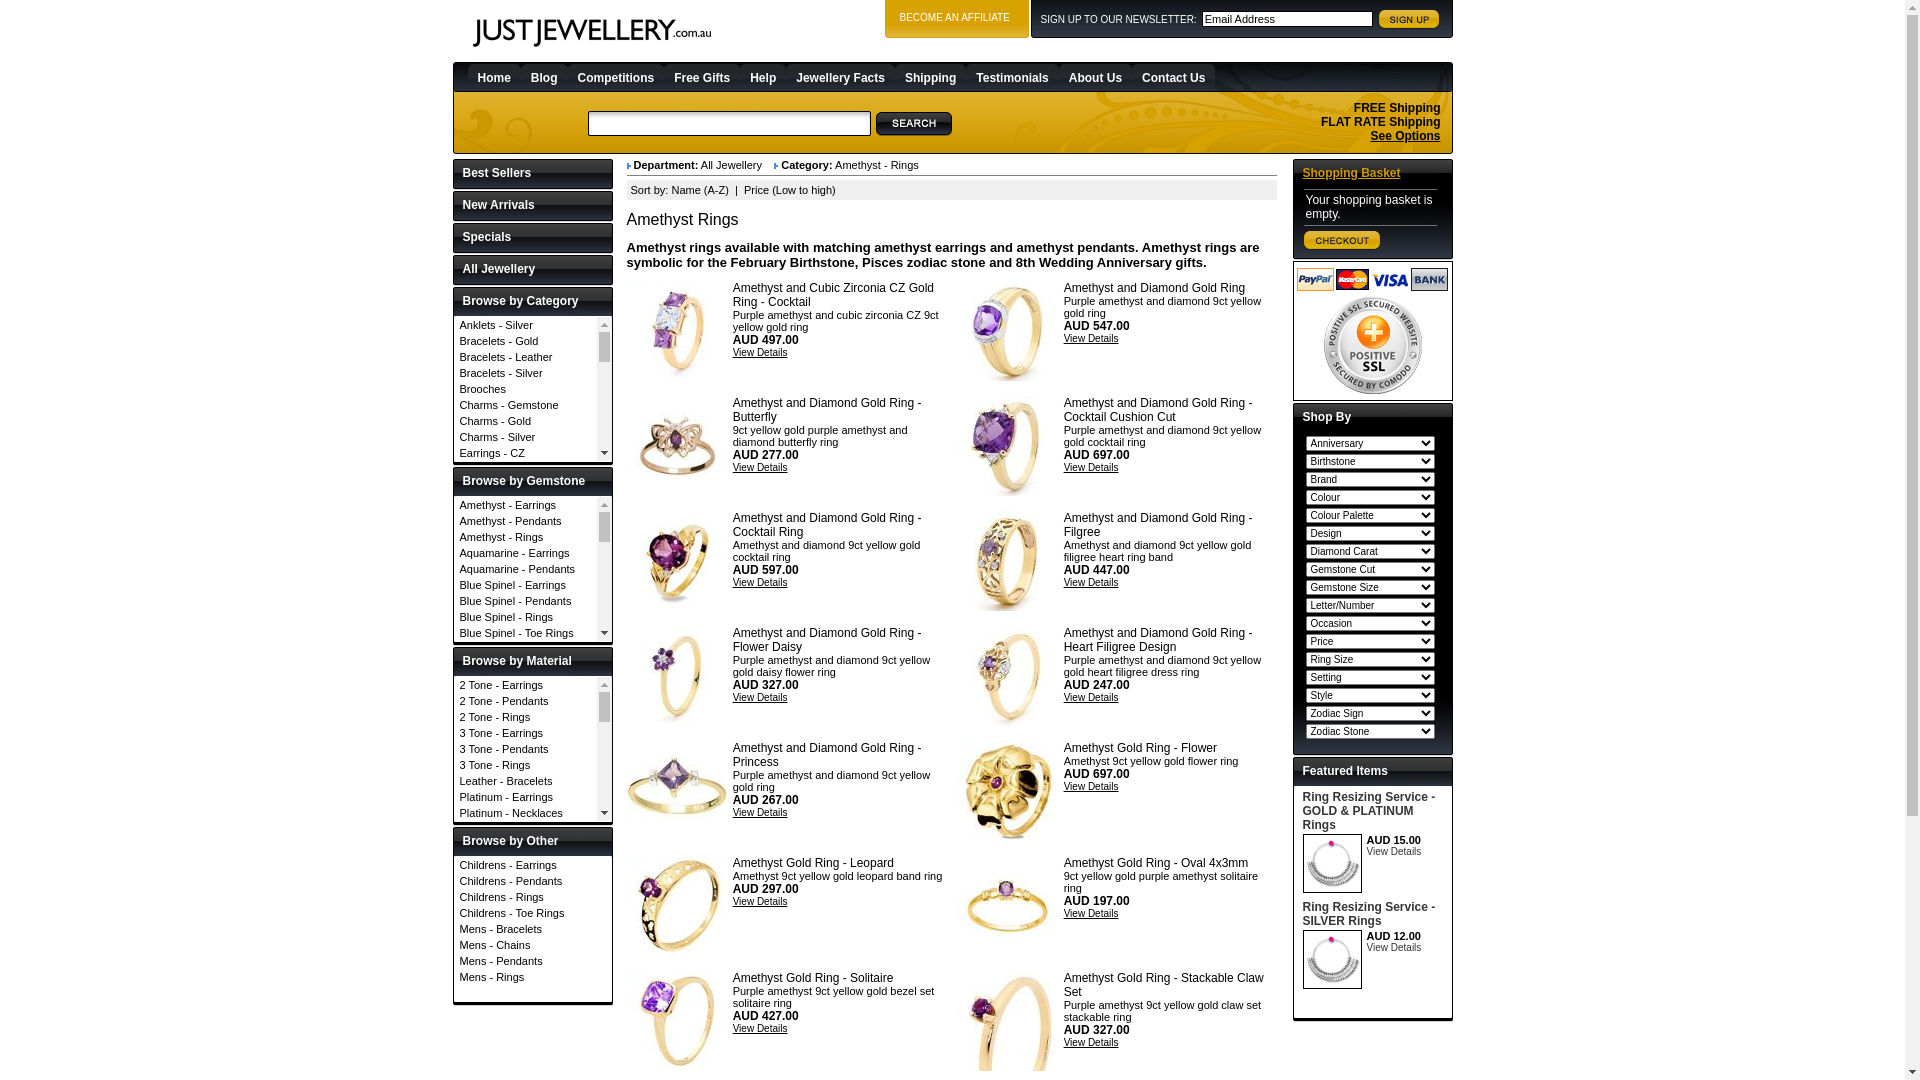  Describe the element at coordinates (532, 896) in the screenshot. I see `'Childrens - Rings'` at that location.